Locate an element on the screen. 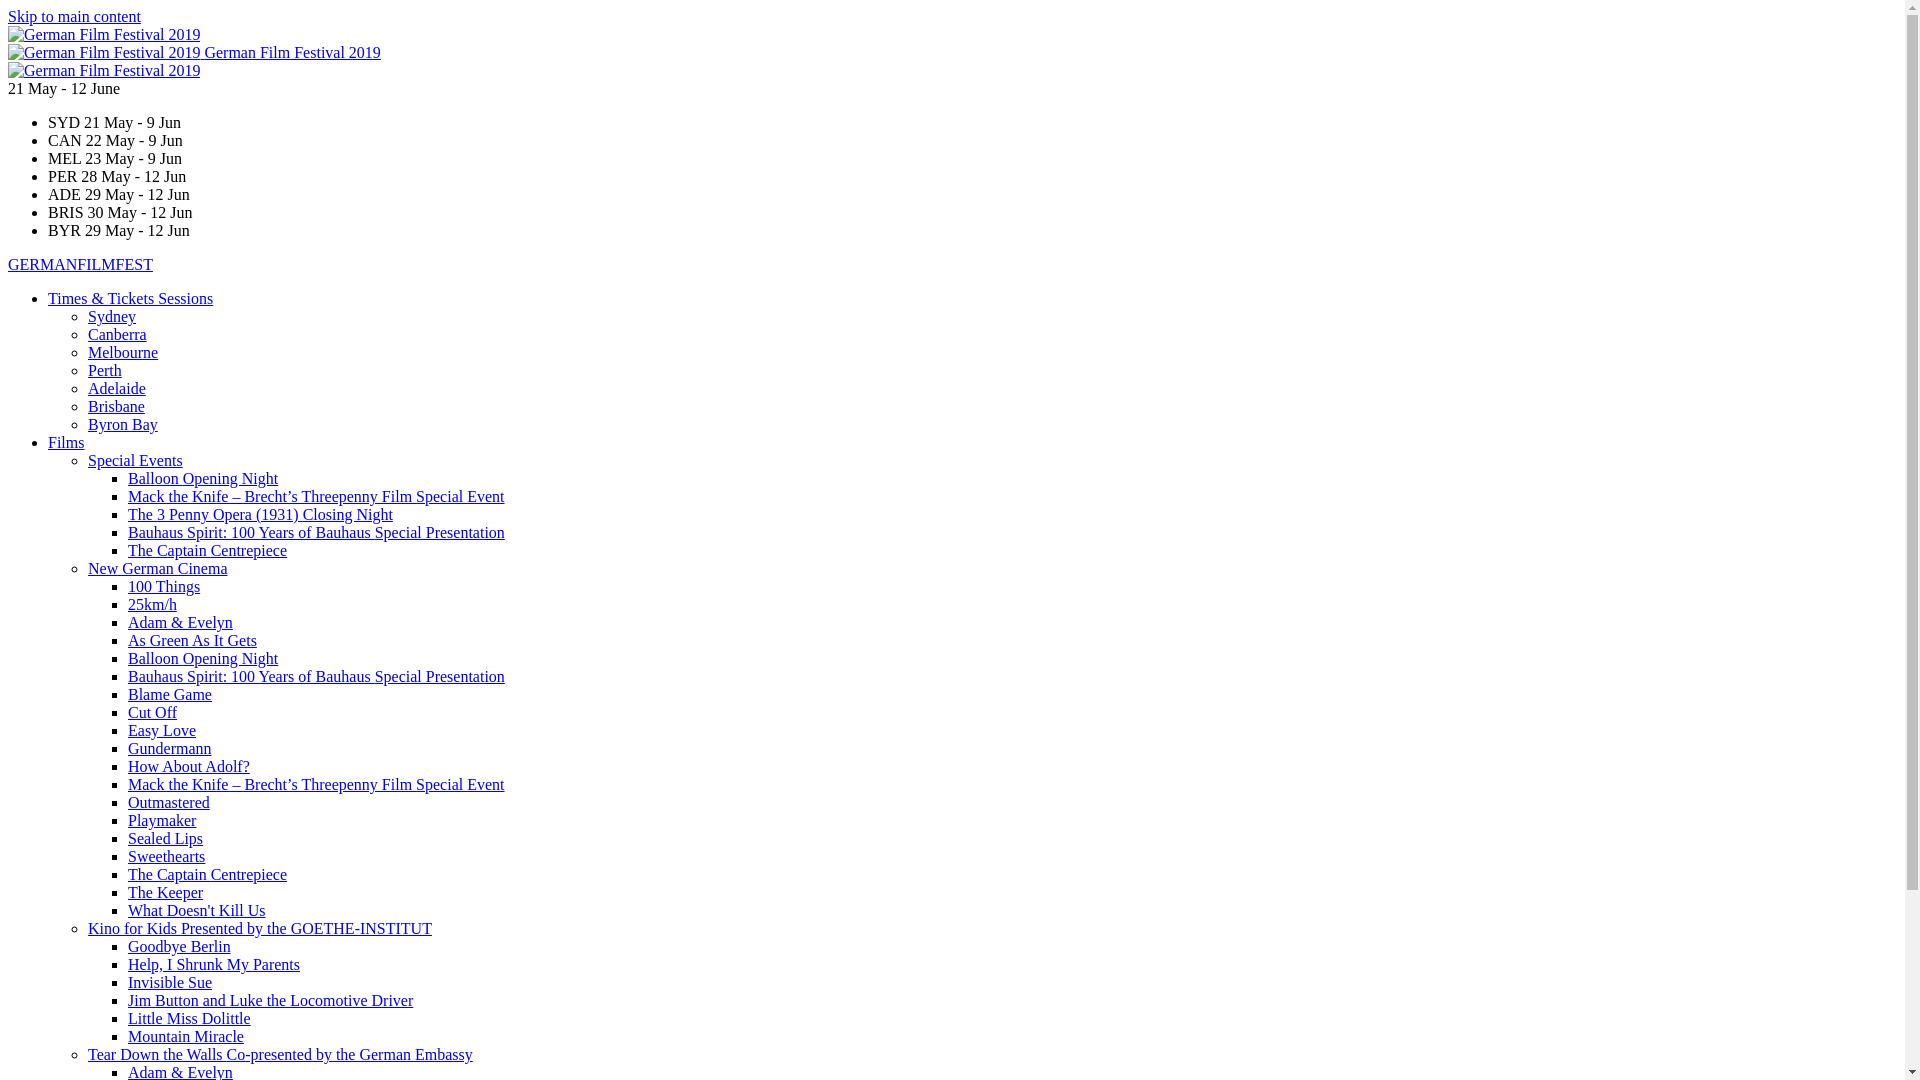  'Canberra' is located at coordinates (116, 333).